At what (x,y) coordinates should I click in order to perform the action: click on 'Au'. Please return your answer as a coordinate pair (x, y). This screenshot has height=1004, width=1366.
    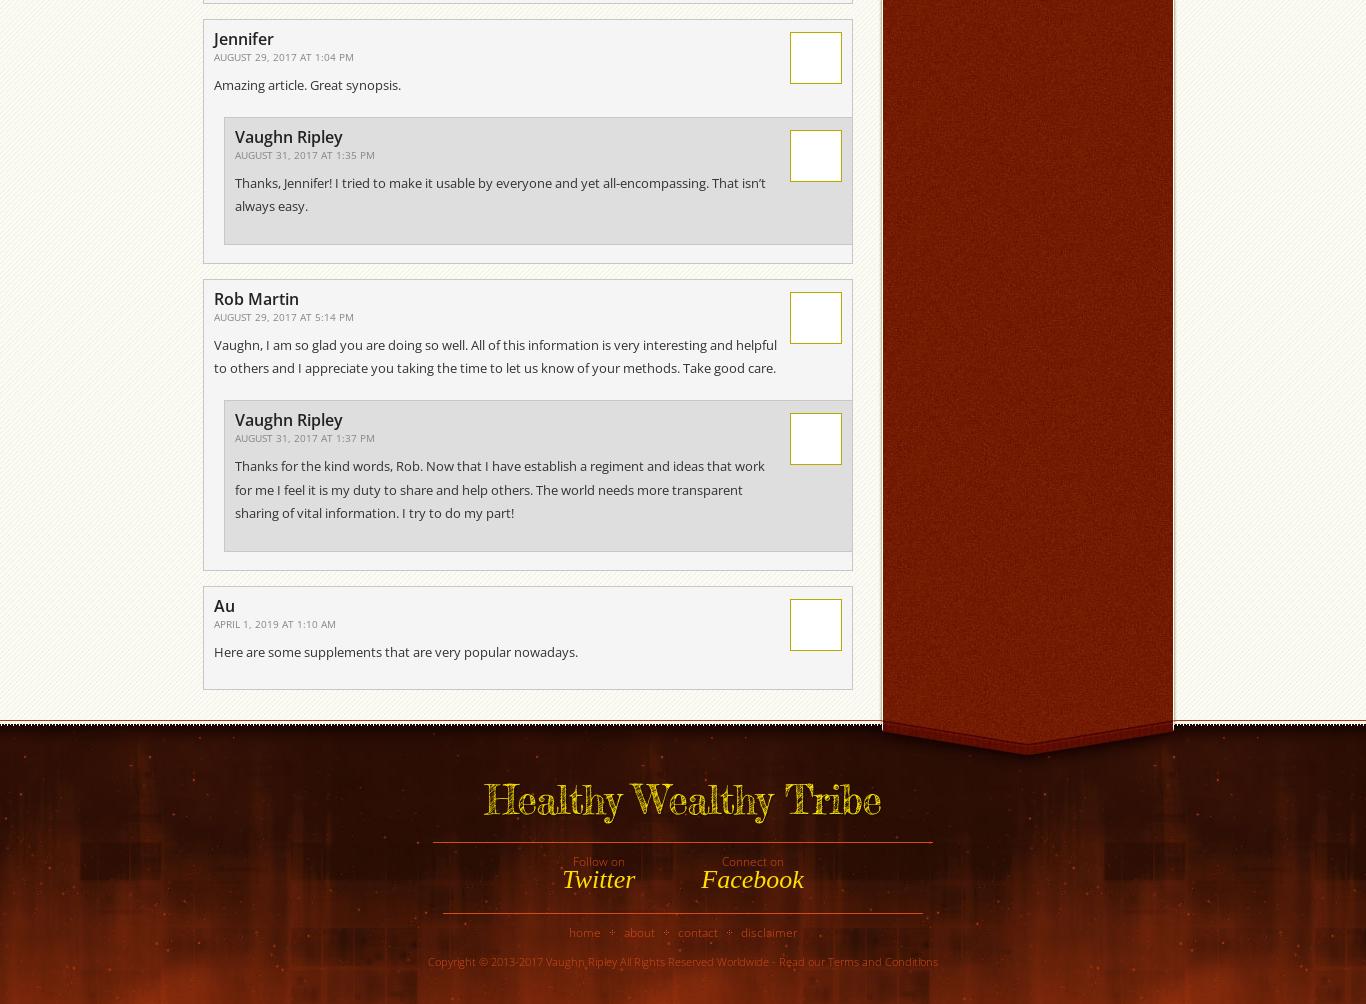
    Looking at the image, I should click on (223, 605).